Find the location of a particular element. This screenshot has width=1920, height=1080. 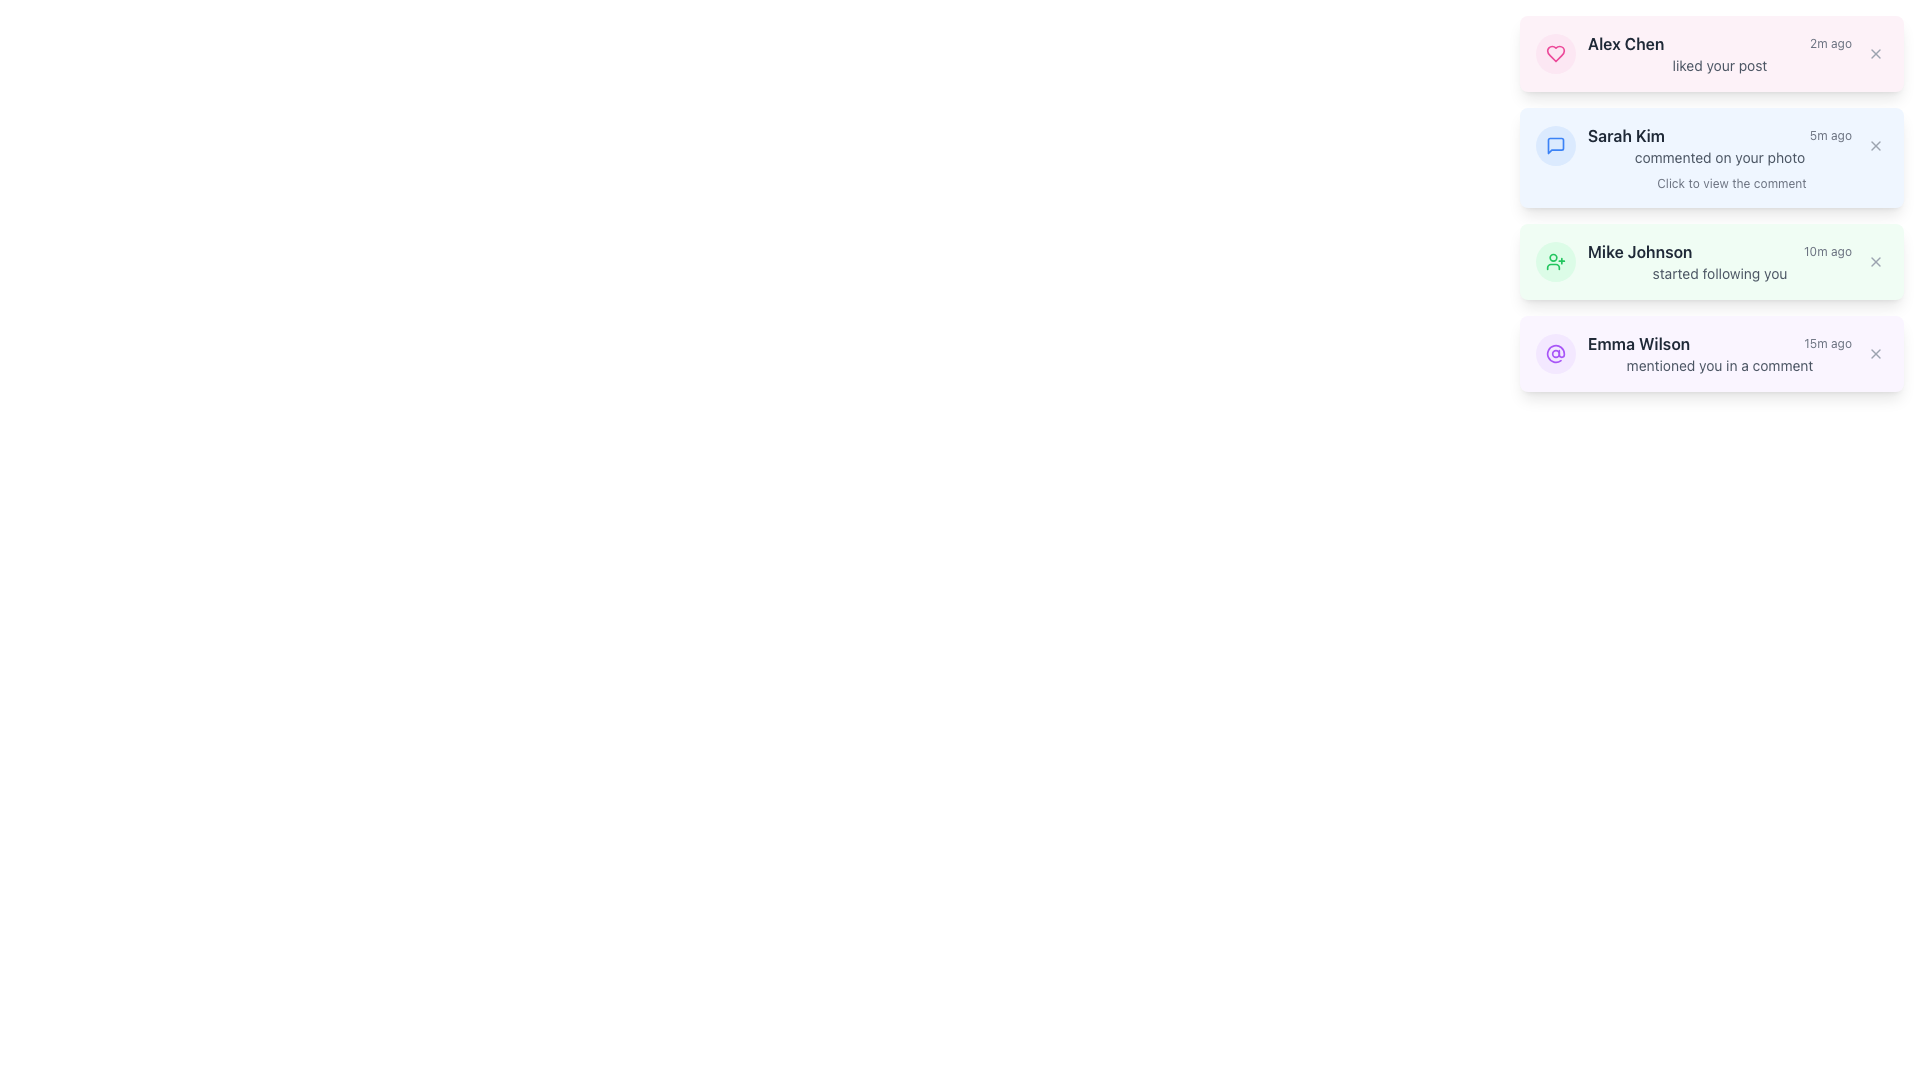

the text content of the user information label that displays 'Emma Wilson' and the notification time is located at coordinates (1718, 342).